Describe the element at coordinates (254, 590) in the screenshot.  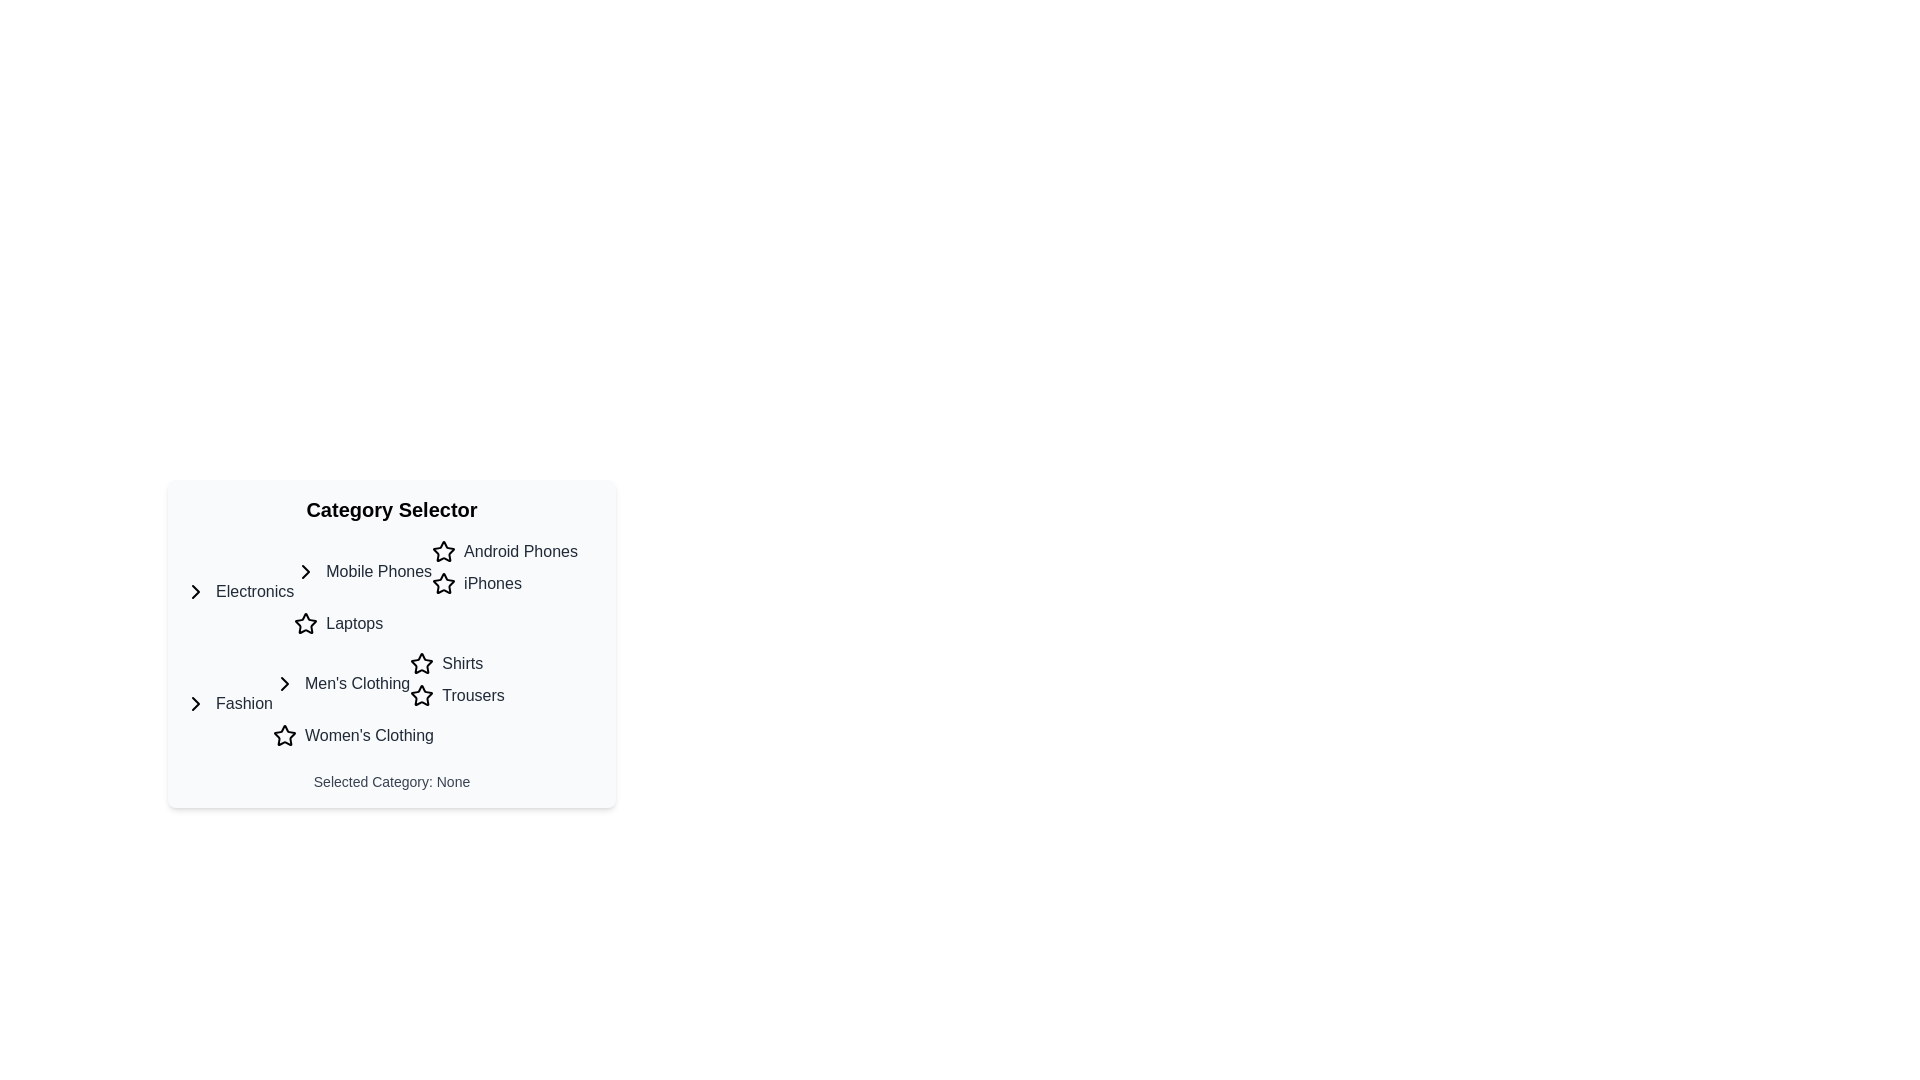
I see `the interactive text label 'Electronics' in the category selector to change its style from gray to blue` at that location.